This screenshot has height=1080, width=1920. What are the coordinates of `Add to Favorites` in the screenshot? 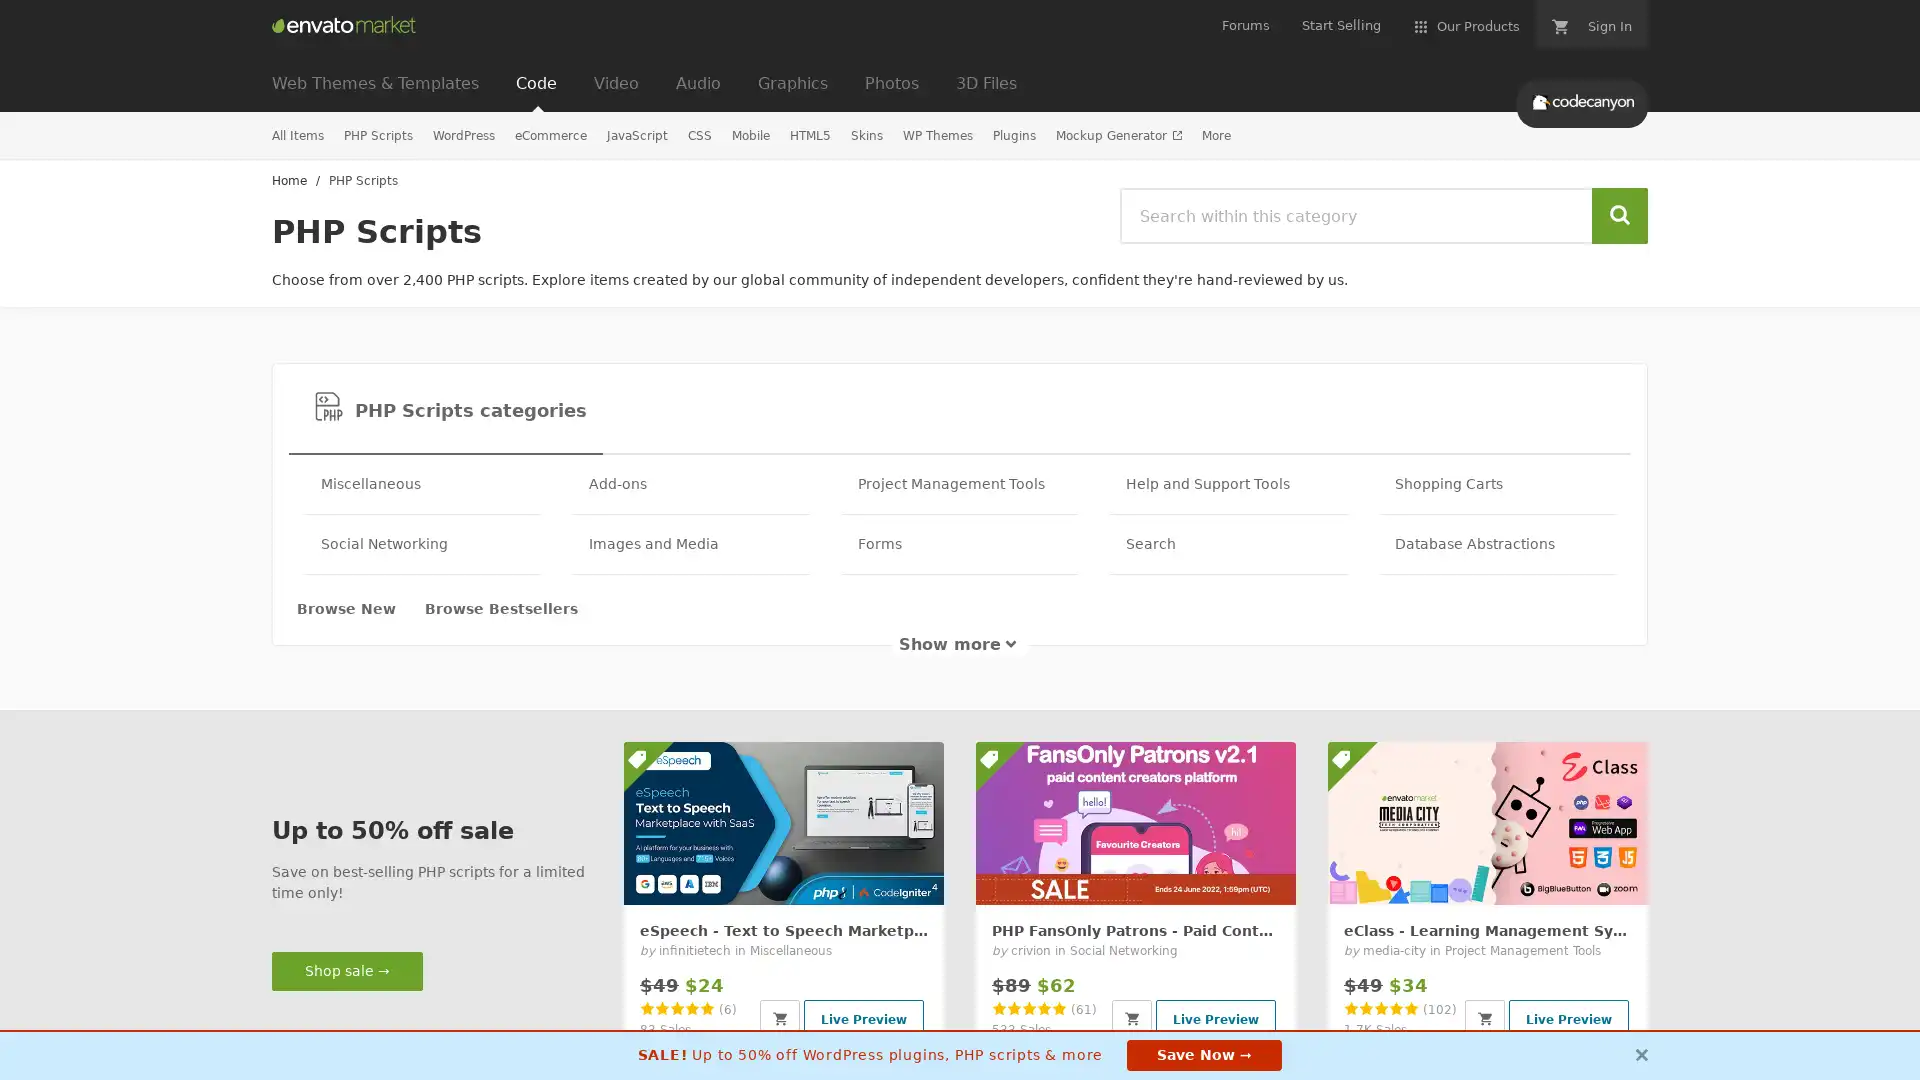 It's located at (1269, 875).